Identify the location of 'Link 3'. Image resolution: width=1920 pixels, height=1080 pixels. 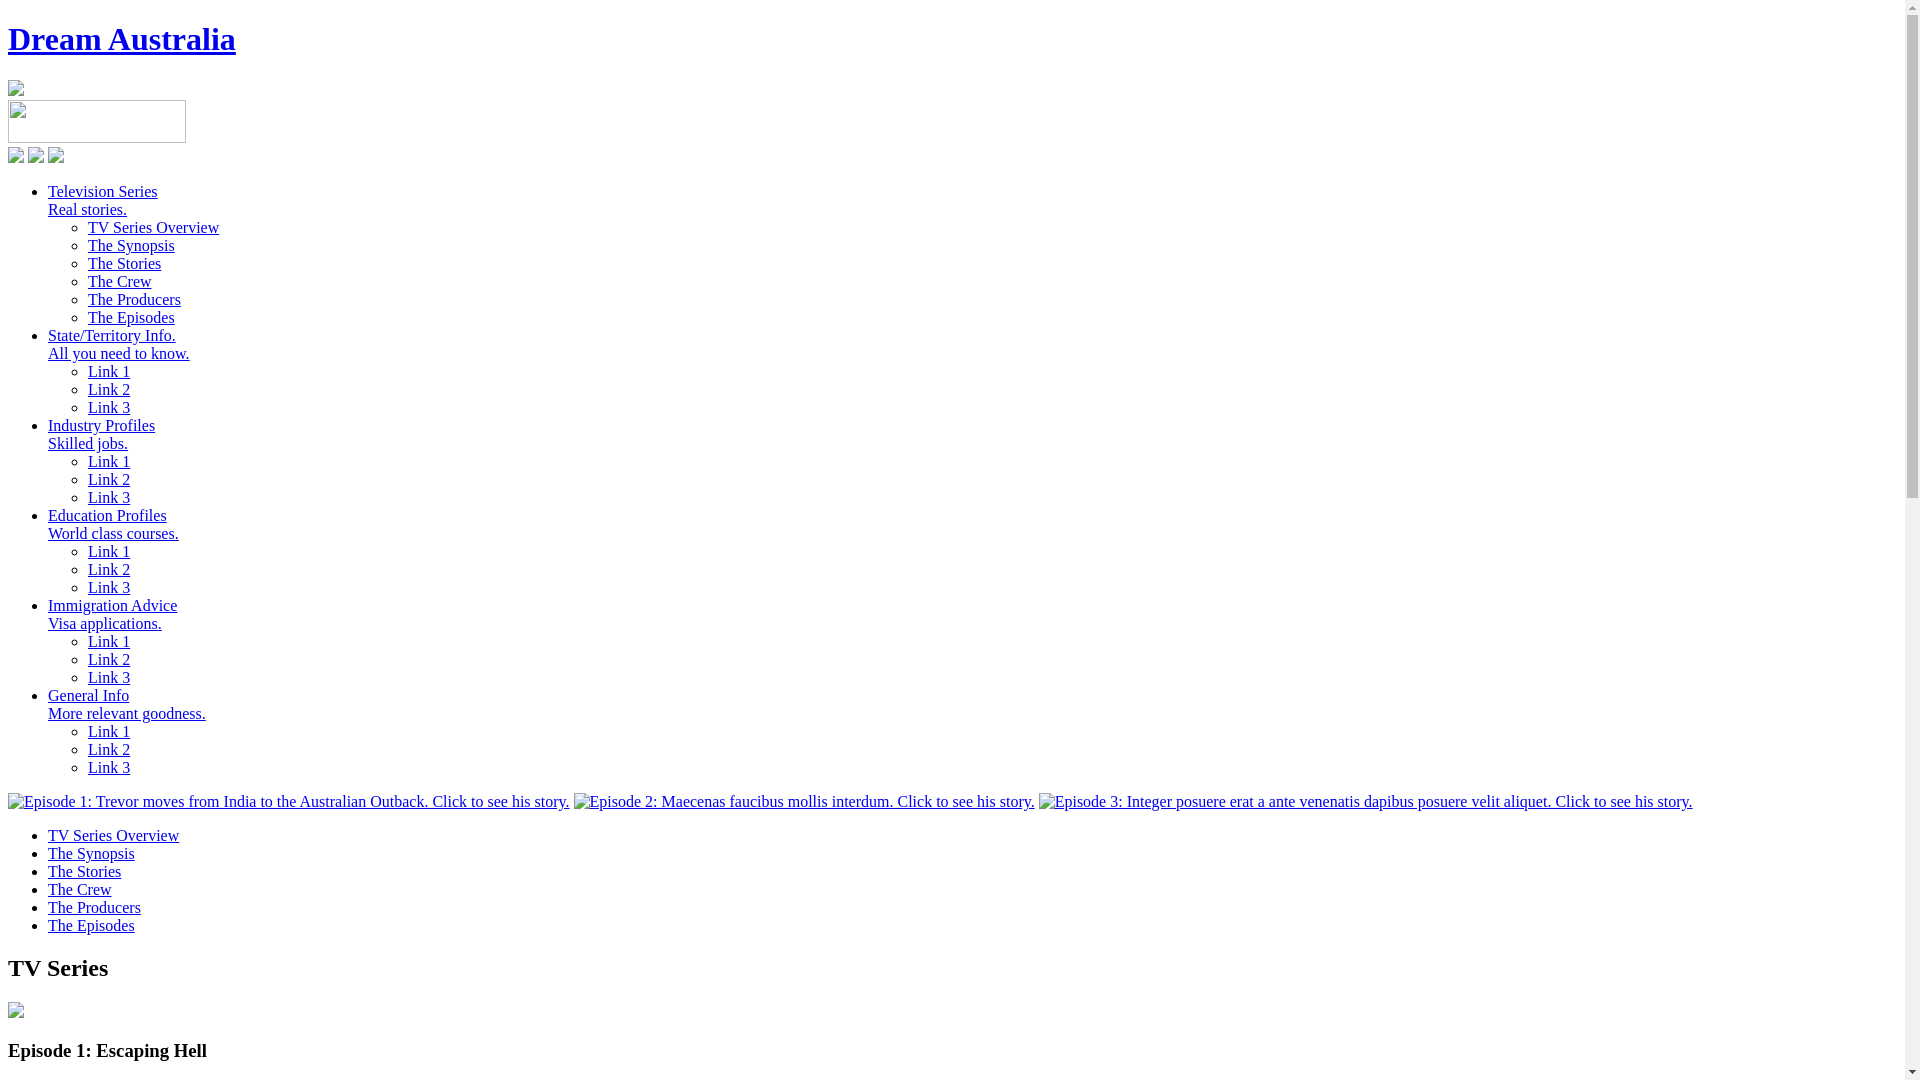
(108, 496).